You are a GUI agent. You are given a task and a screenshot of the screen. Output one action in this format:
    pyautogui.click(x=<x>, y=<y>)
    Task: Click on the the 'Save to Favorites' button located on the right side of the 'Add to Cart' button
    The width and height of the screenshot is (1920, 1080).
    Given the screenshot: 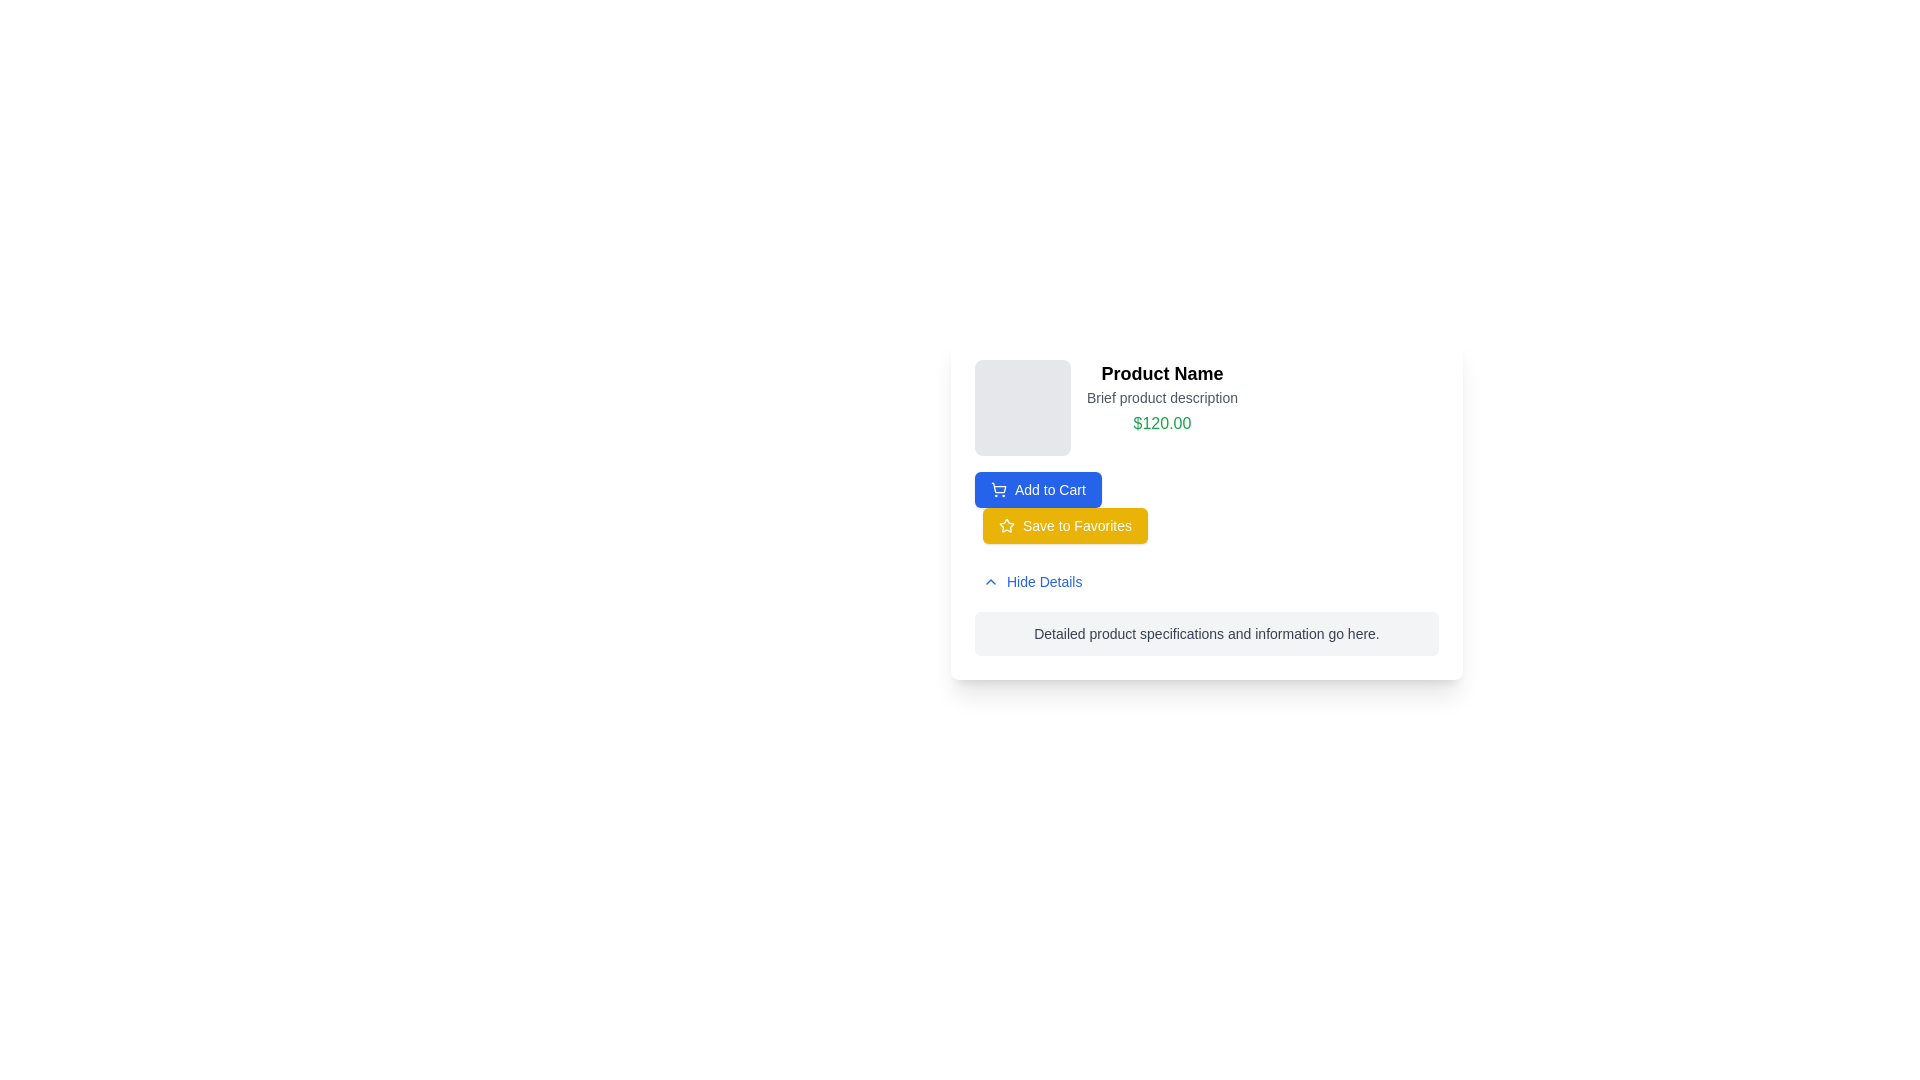 What is the action you would take?
    pyautogui.click(x=1064, y=524)
    